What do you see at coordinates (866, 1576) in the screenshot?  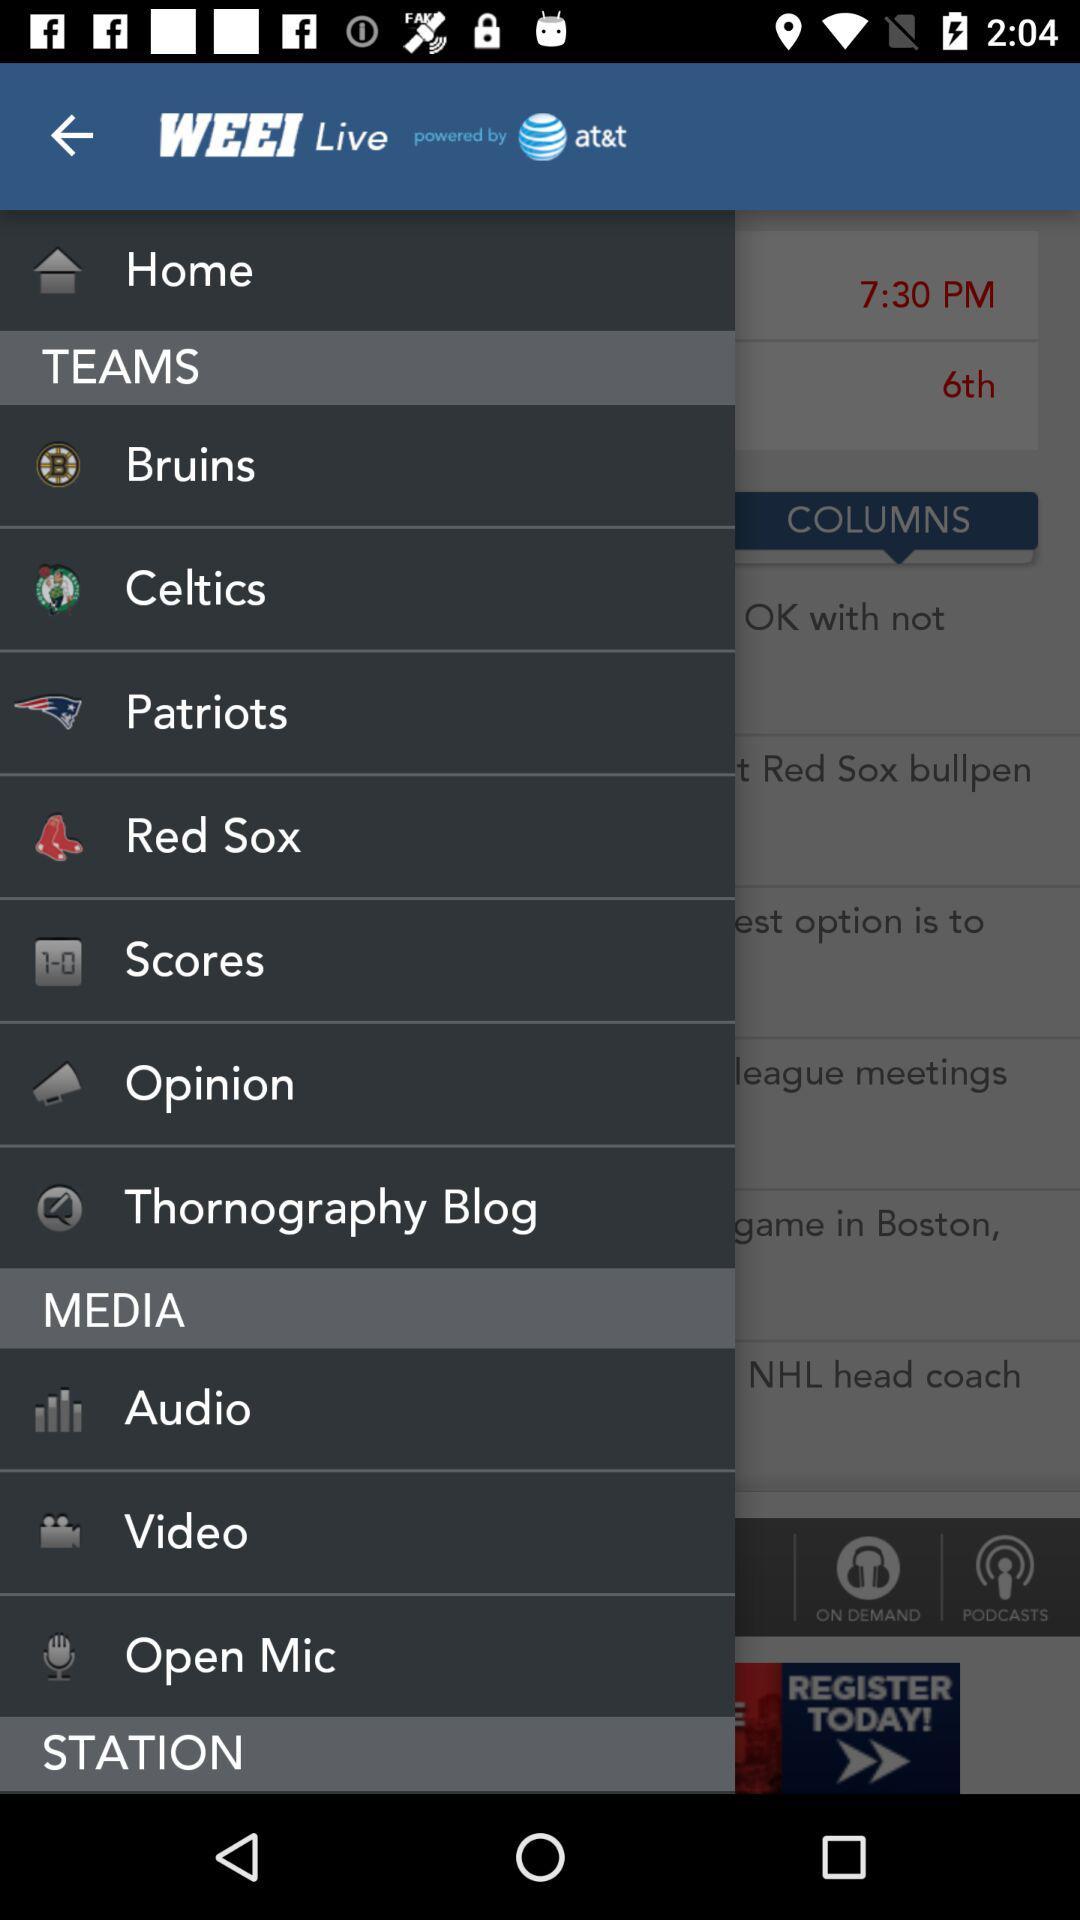 I see `the info icon` at bounding box center [866, 1576].